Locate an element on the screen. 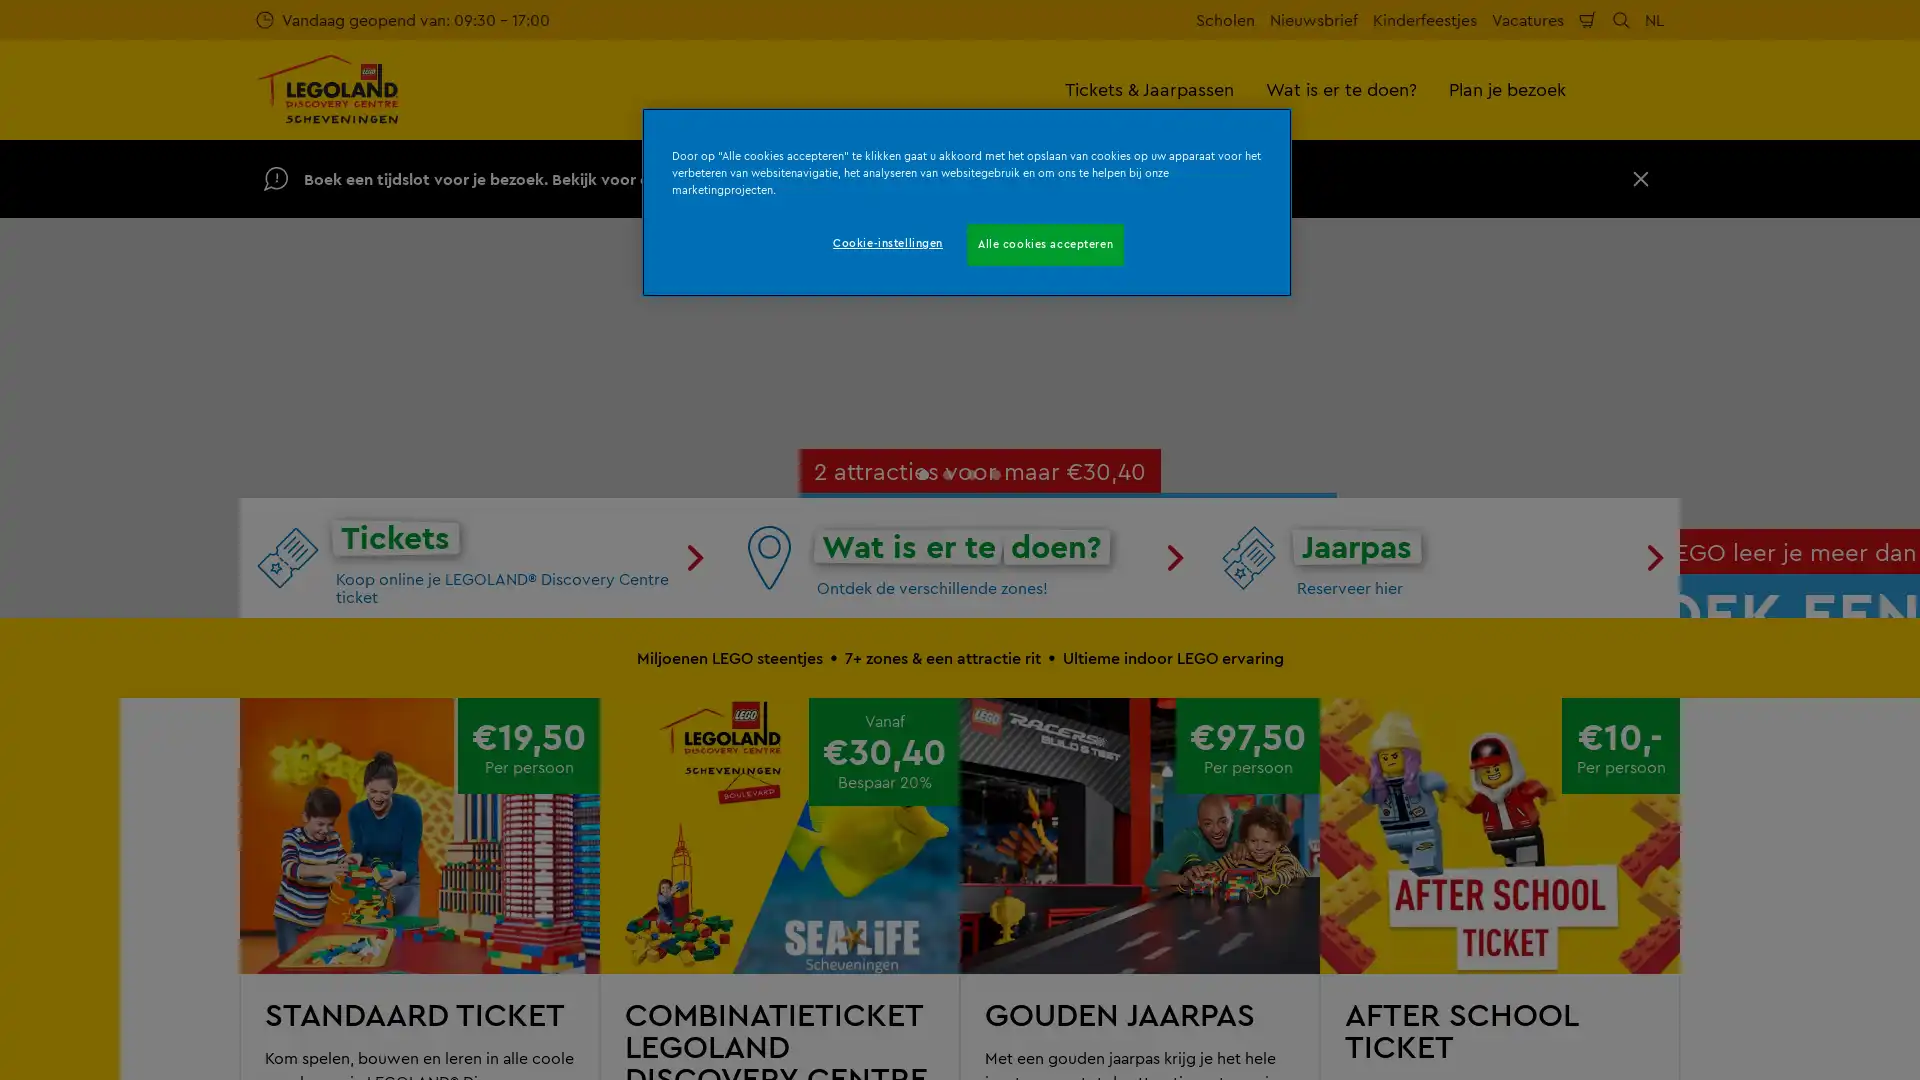 The image size is (1920, 1080). Cookie-instellingen is located at coordinates (886, 242).